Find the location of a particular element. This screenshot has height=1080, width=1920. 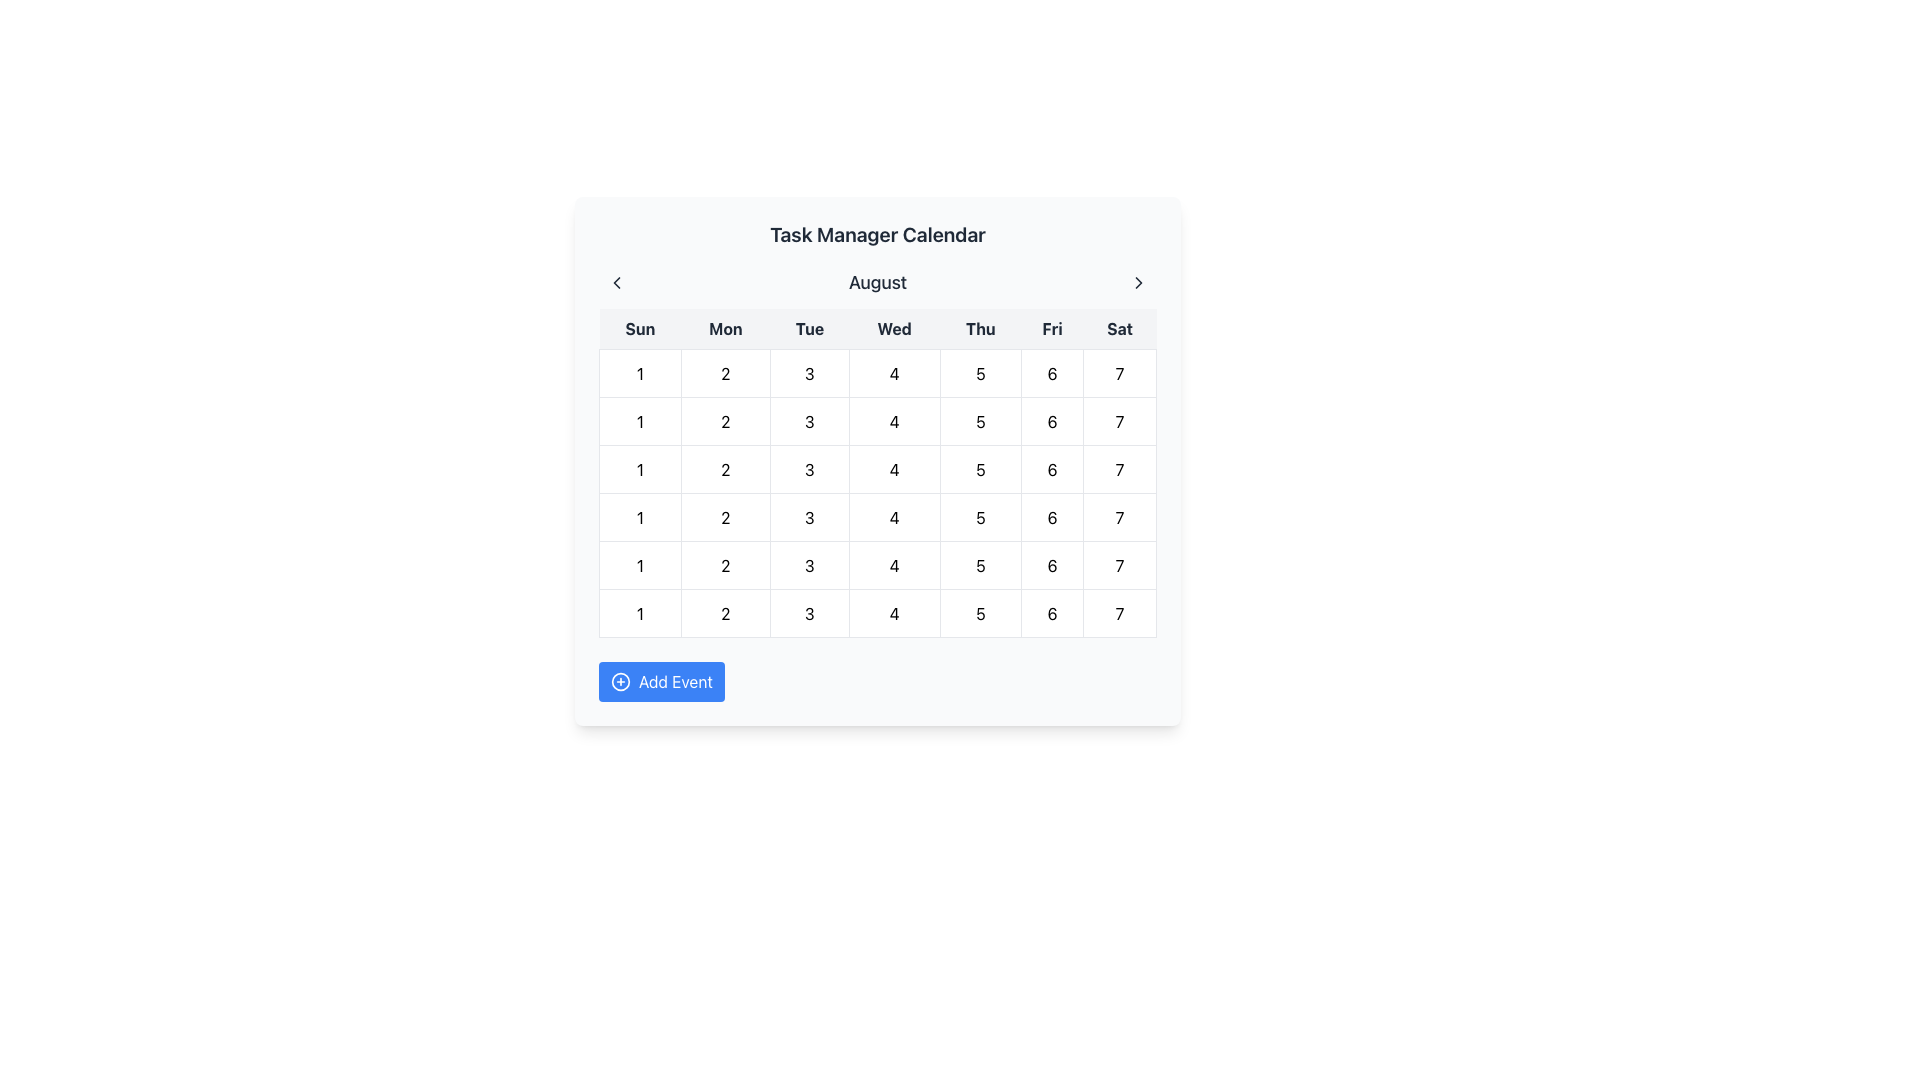

the numeral '2' in the second cell of the calendar's first row is located at coordinates (724, 420).